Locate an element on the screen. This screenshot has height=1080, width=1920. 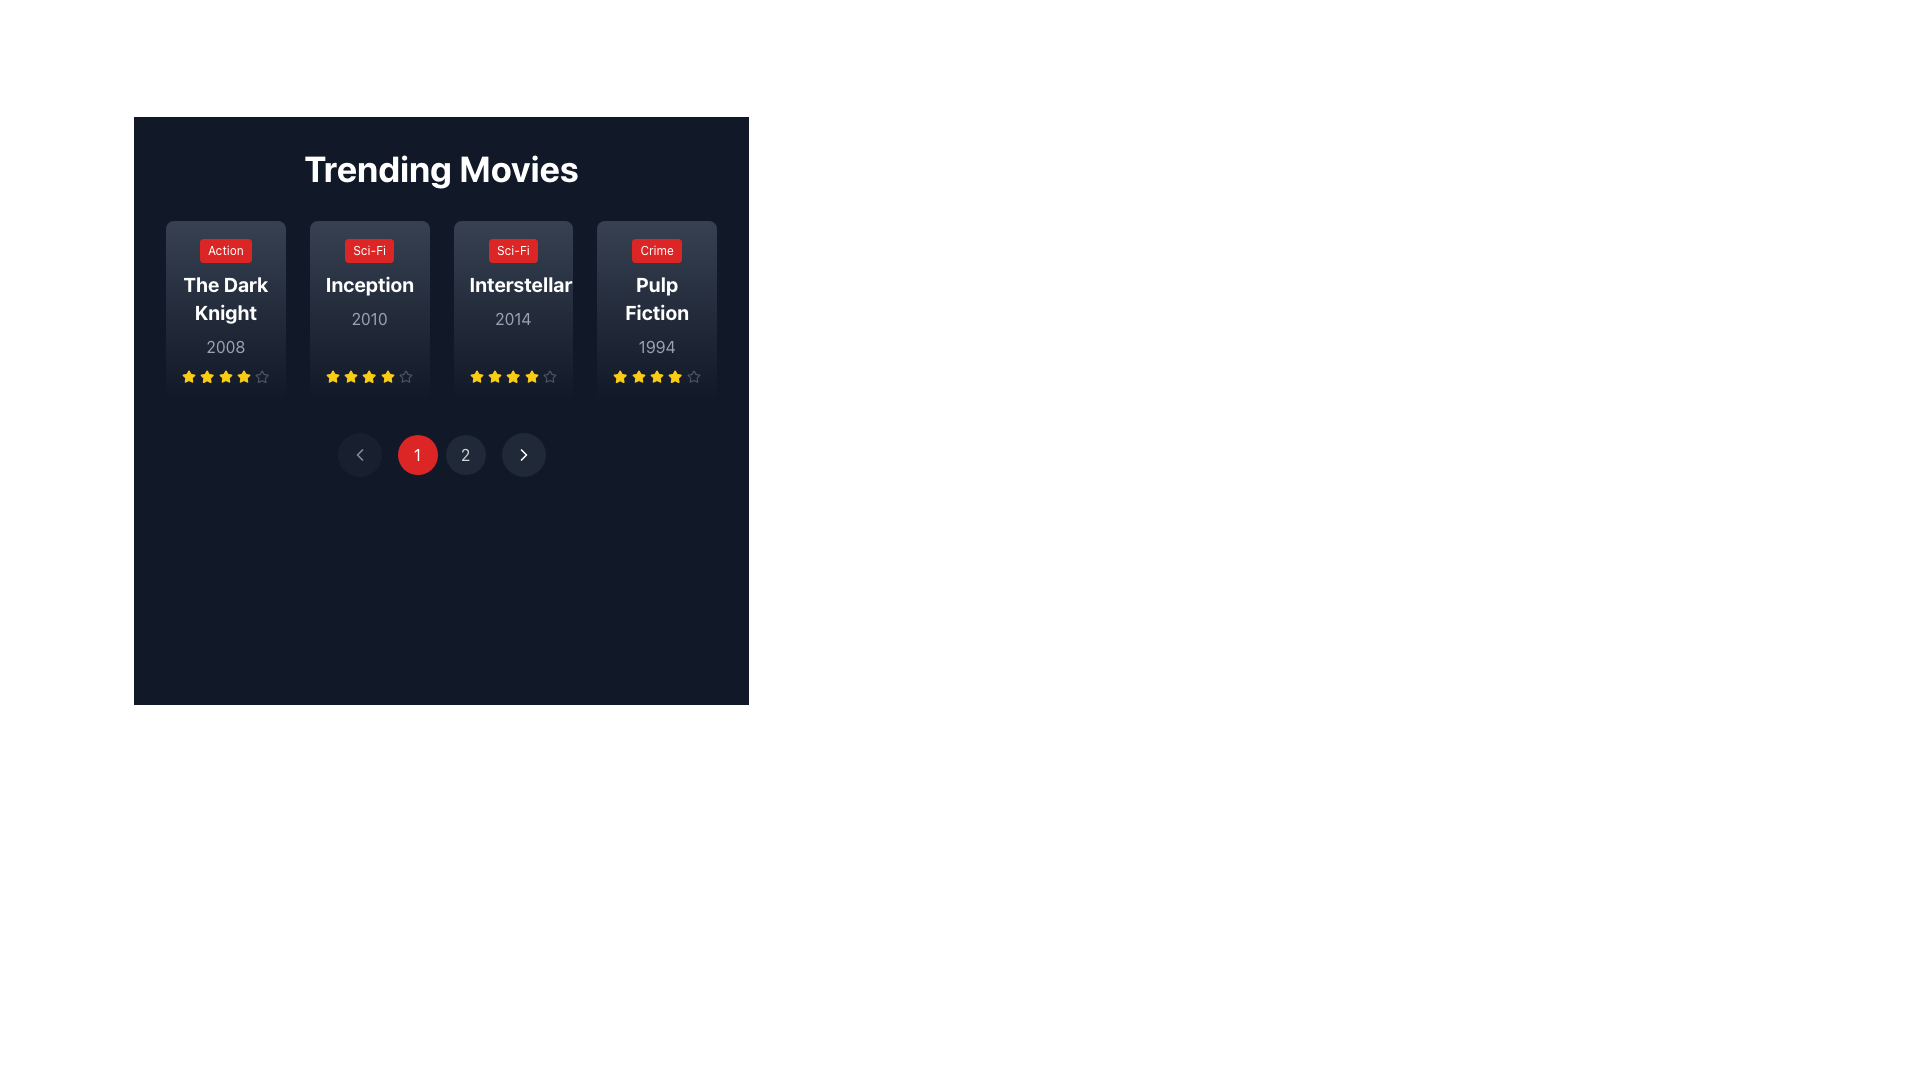
the title label of the movie entry located in the second card from the left, positioned below a red 'Sci-Fi' badge and above a gray '2010' label is located at coordinates (369, 285).